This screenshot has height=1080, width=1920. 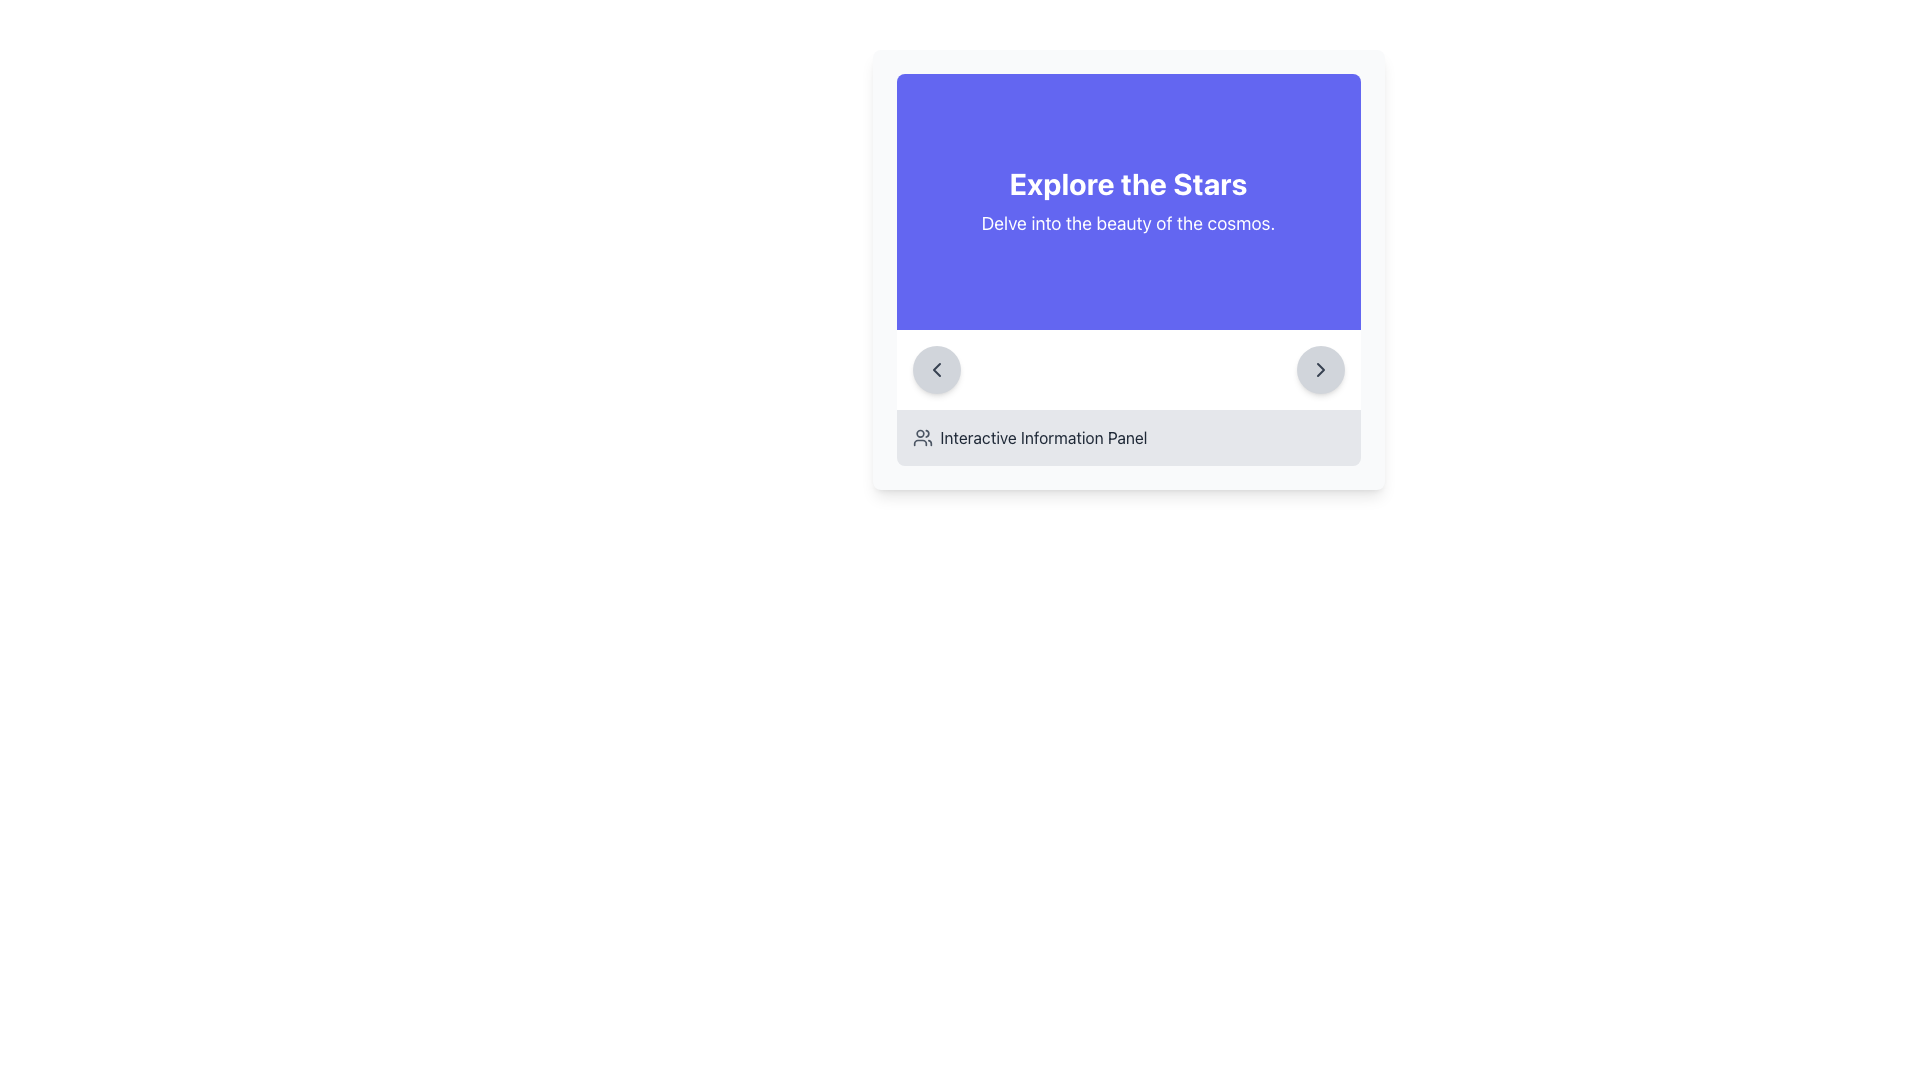 I want to click on the Text with Icon element that serves as a label or title below the 'Explore the Stars' blue panel, so click(x=1128, y=437).